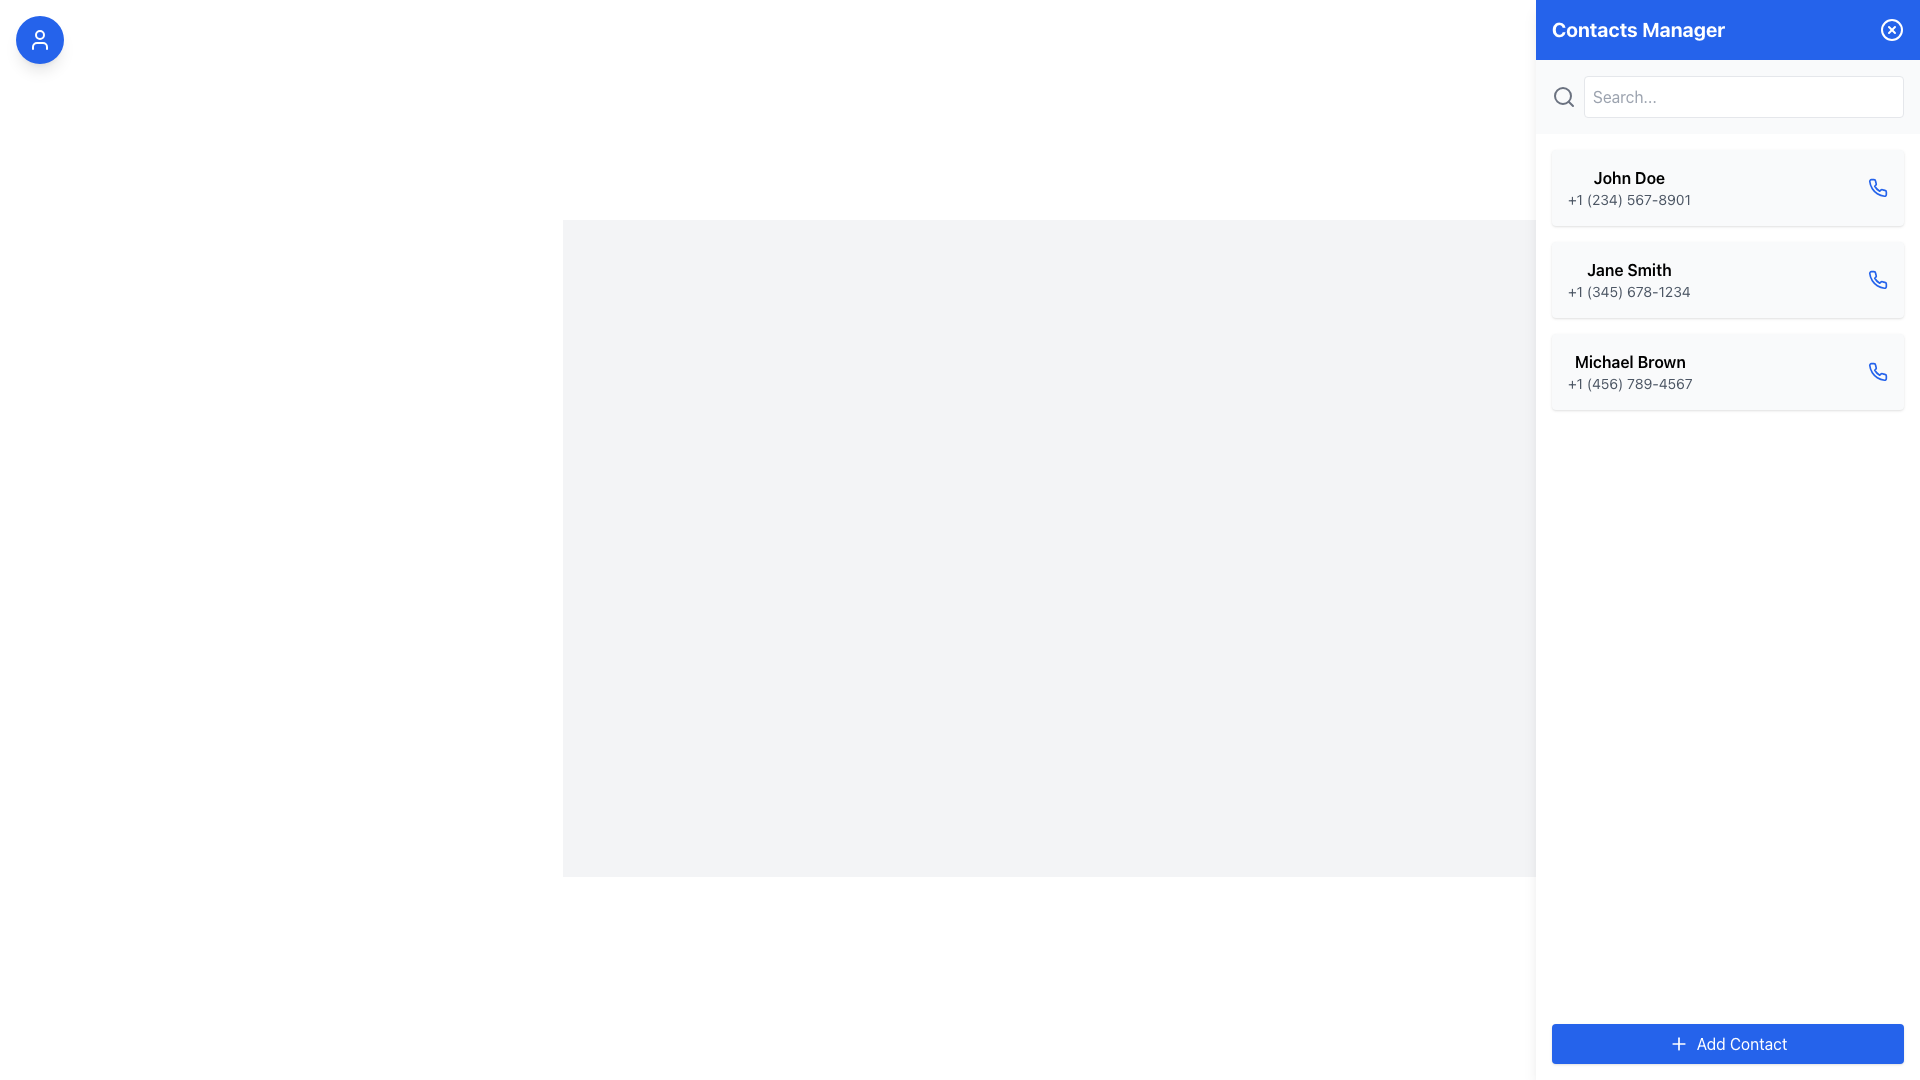  Describe the element at coordinates (1890, 30) in the screenshot. I see `the close icon located in the top-right corner of the 'Contacts Manager' header bar` at that location.